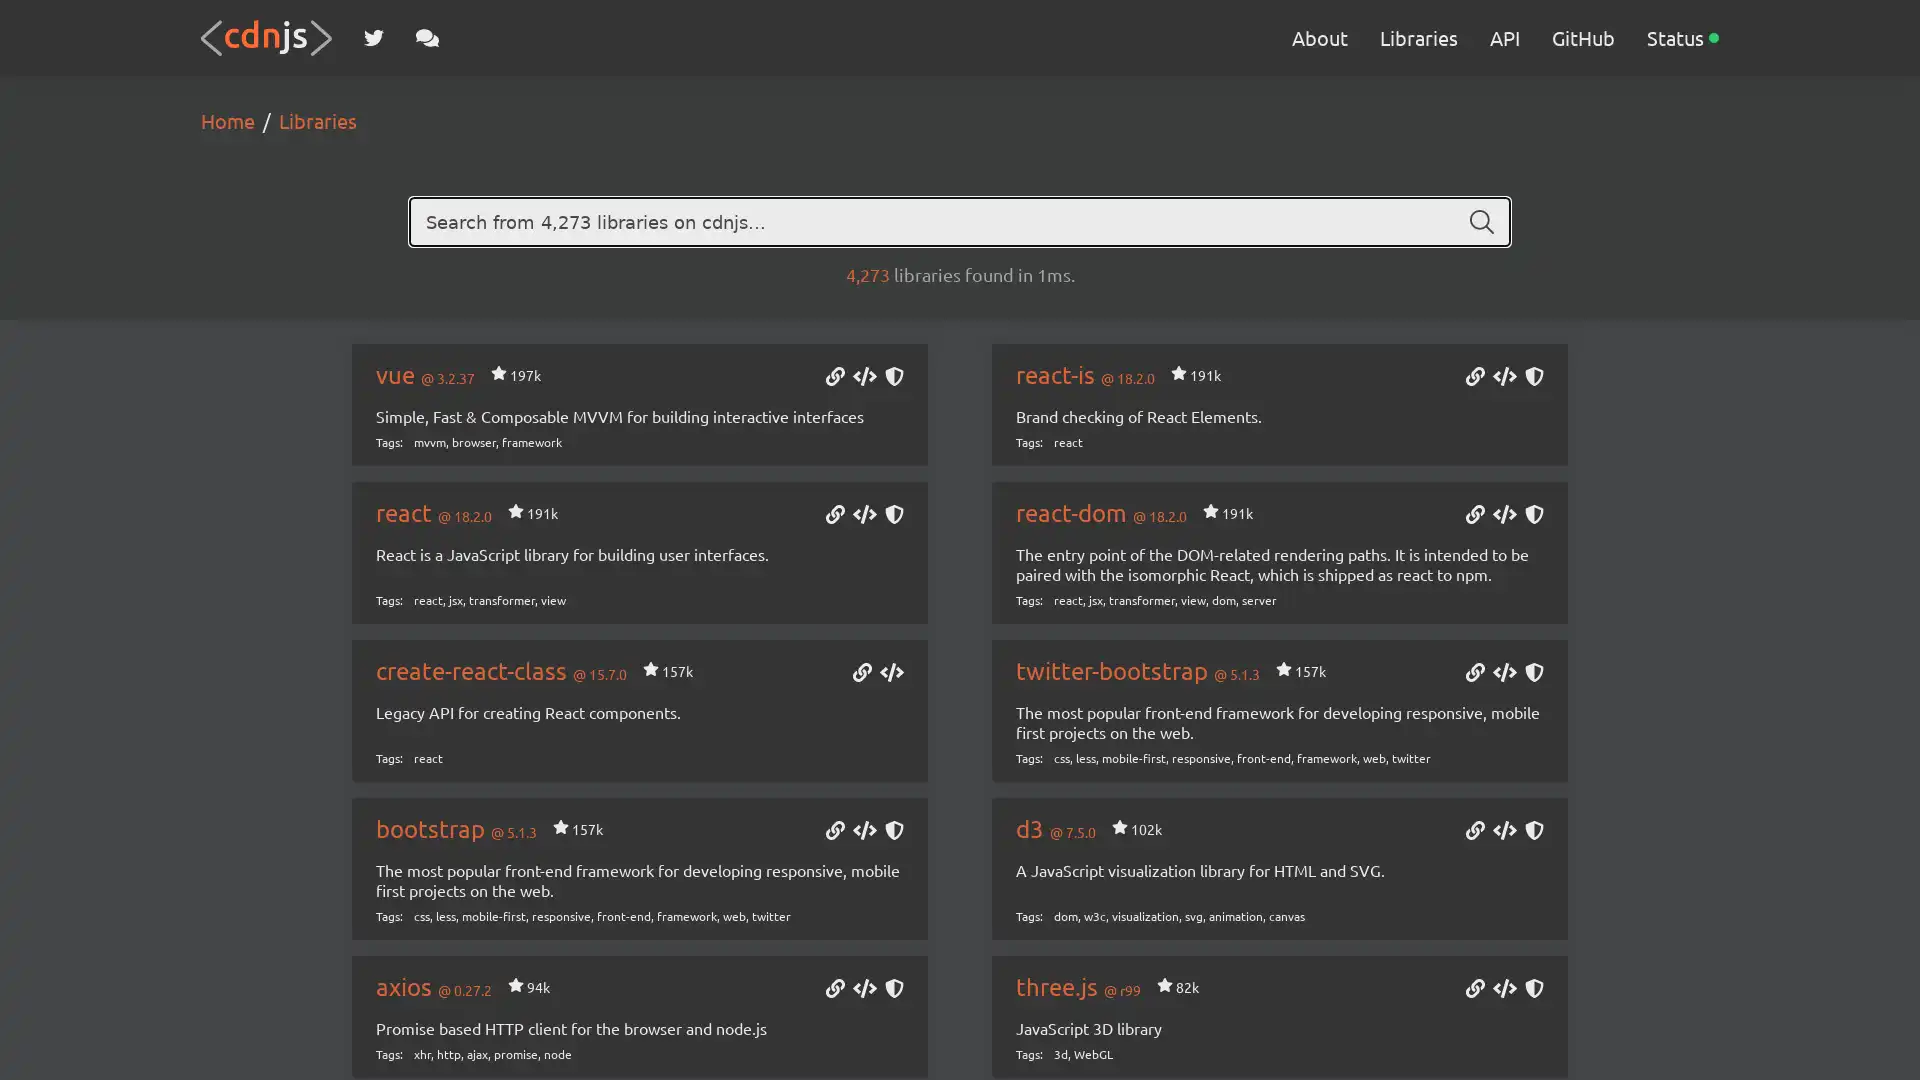 This screenshot has height=1080, width=1920. What do you see at coordinates (1533, 515) in the screenshot?
I see `Copy SRI Hash` at bounding box center [1533, 515].